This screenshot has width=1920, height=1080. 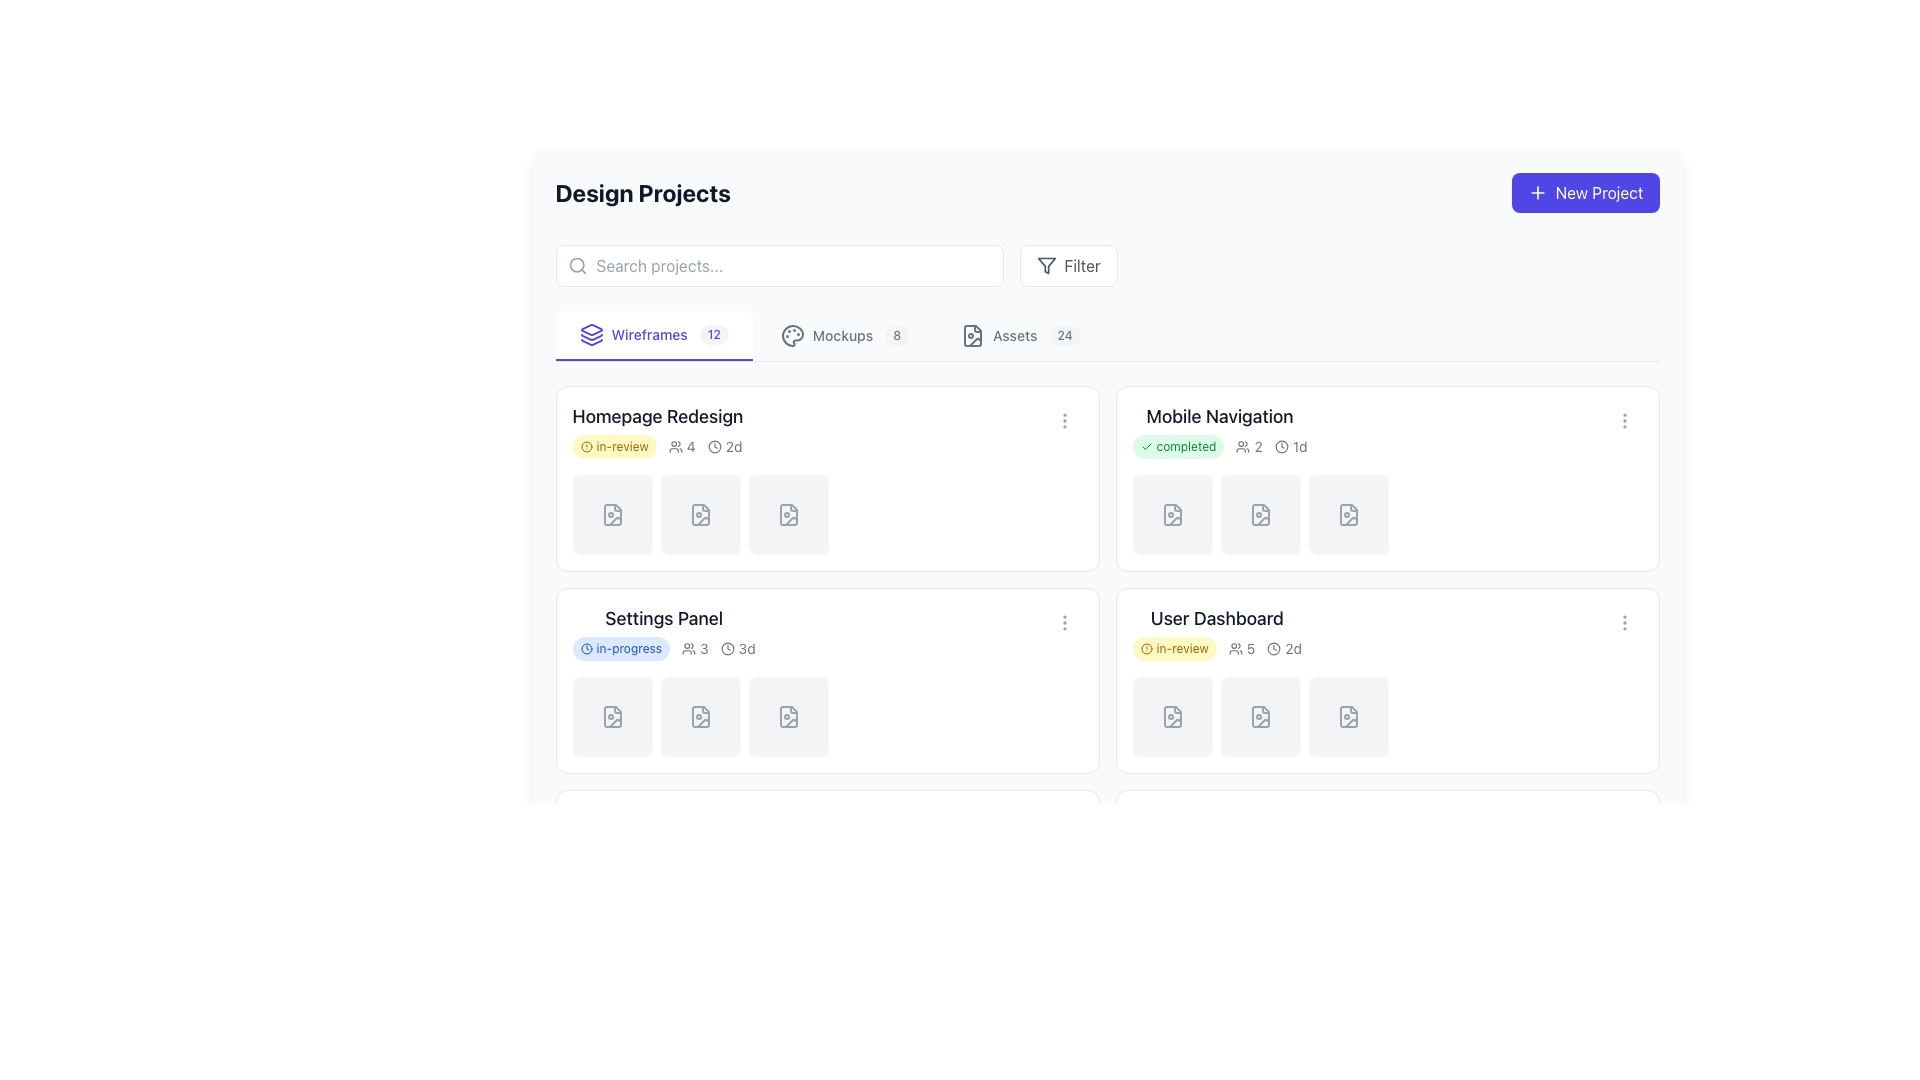 What do you see at coordinates (1063, 419) in the screenshot?
I see `the button with a vertical ellipsis icon` at bounding box center [1063, 419].